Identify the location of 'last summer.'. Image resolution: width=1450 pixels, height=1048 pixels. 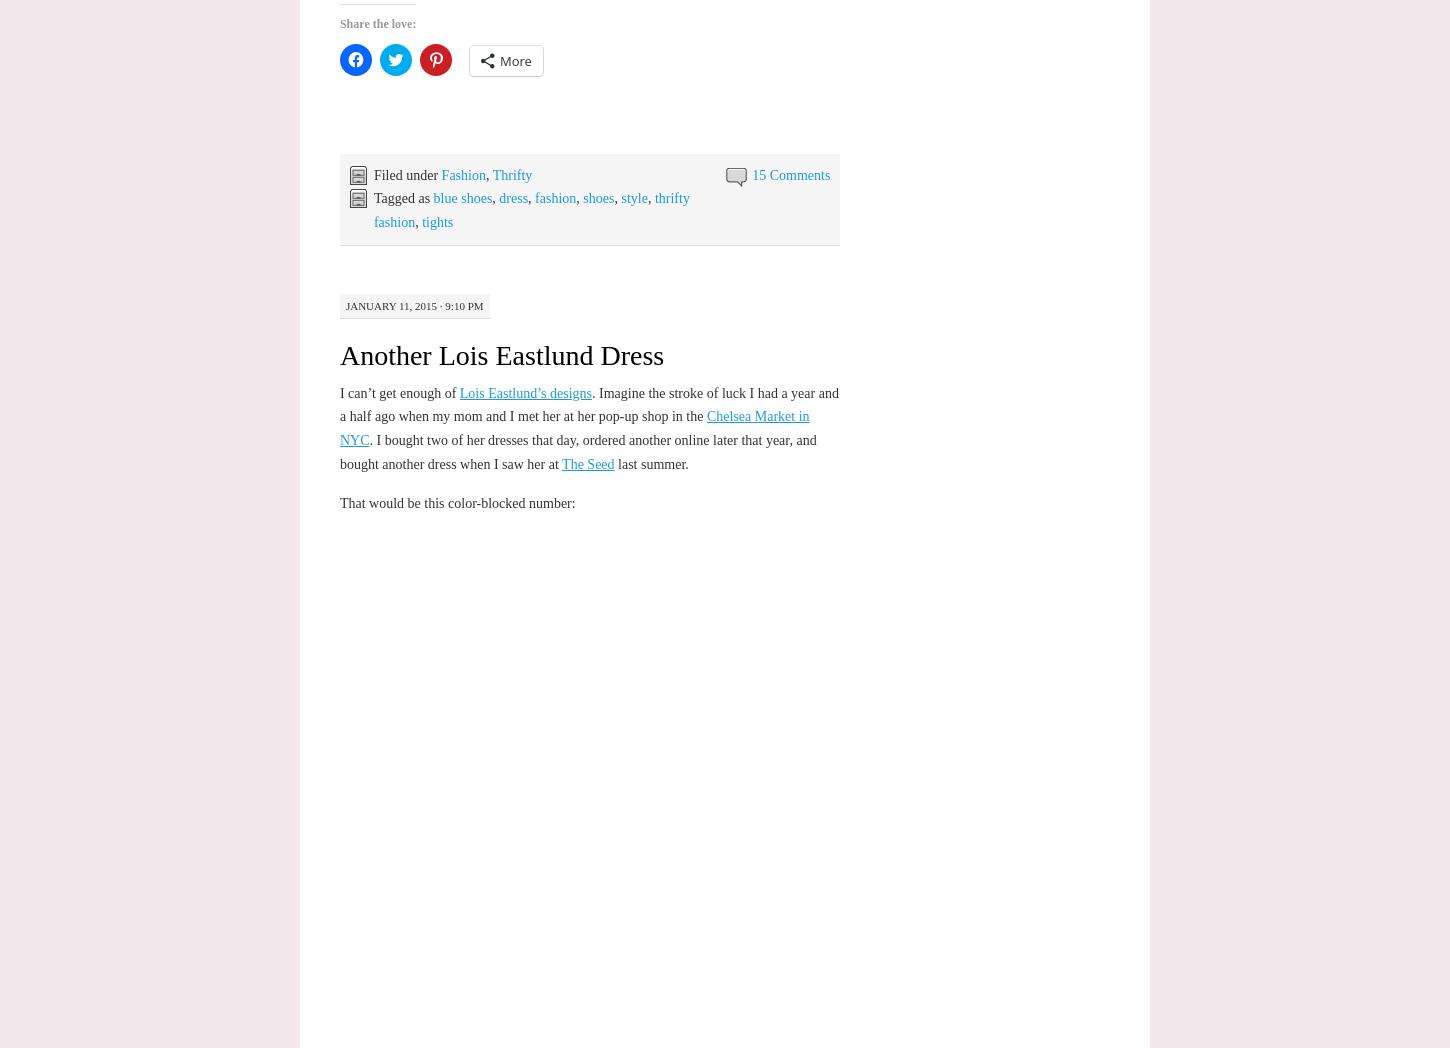
(650, 462).